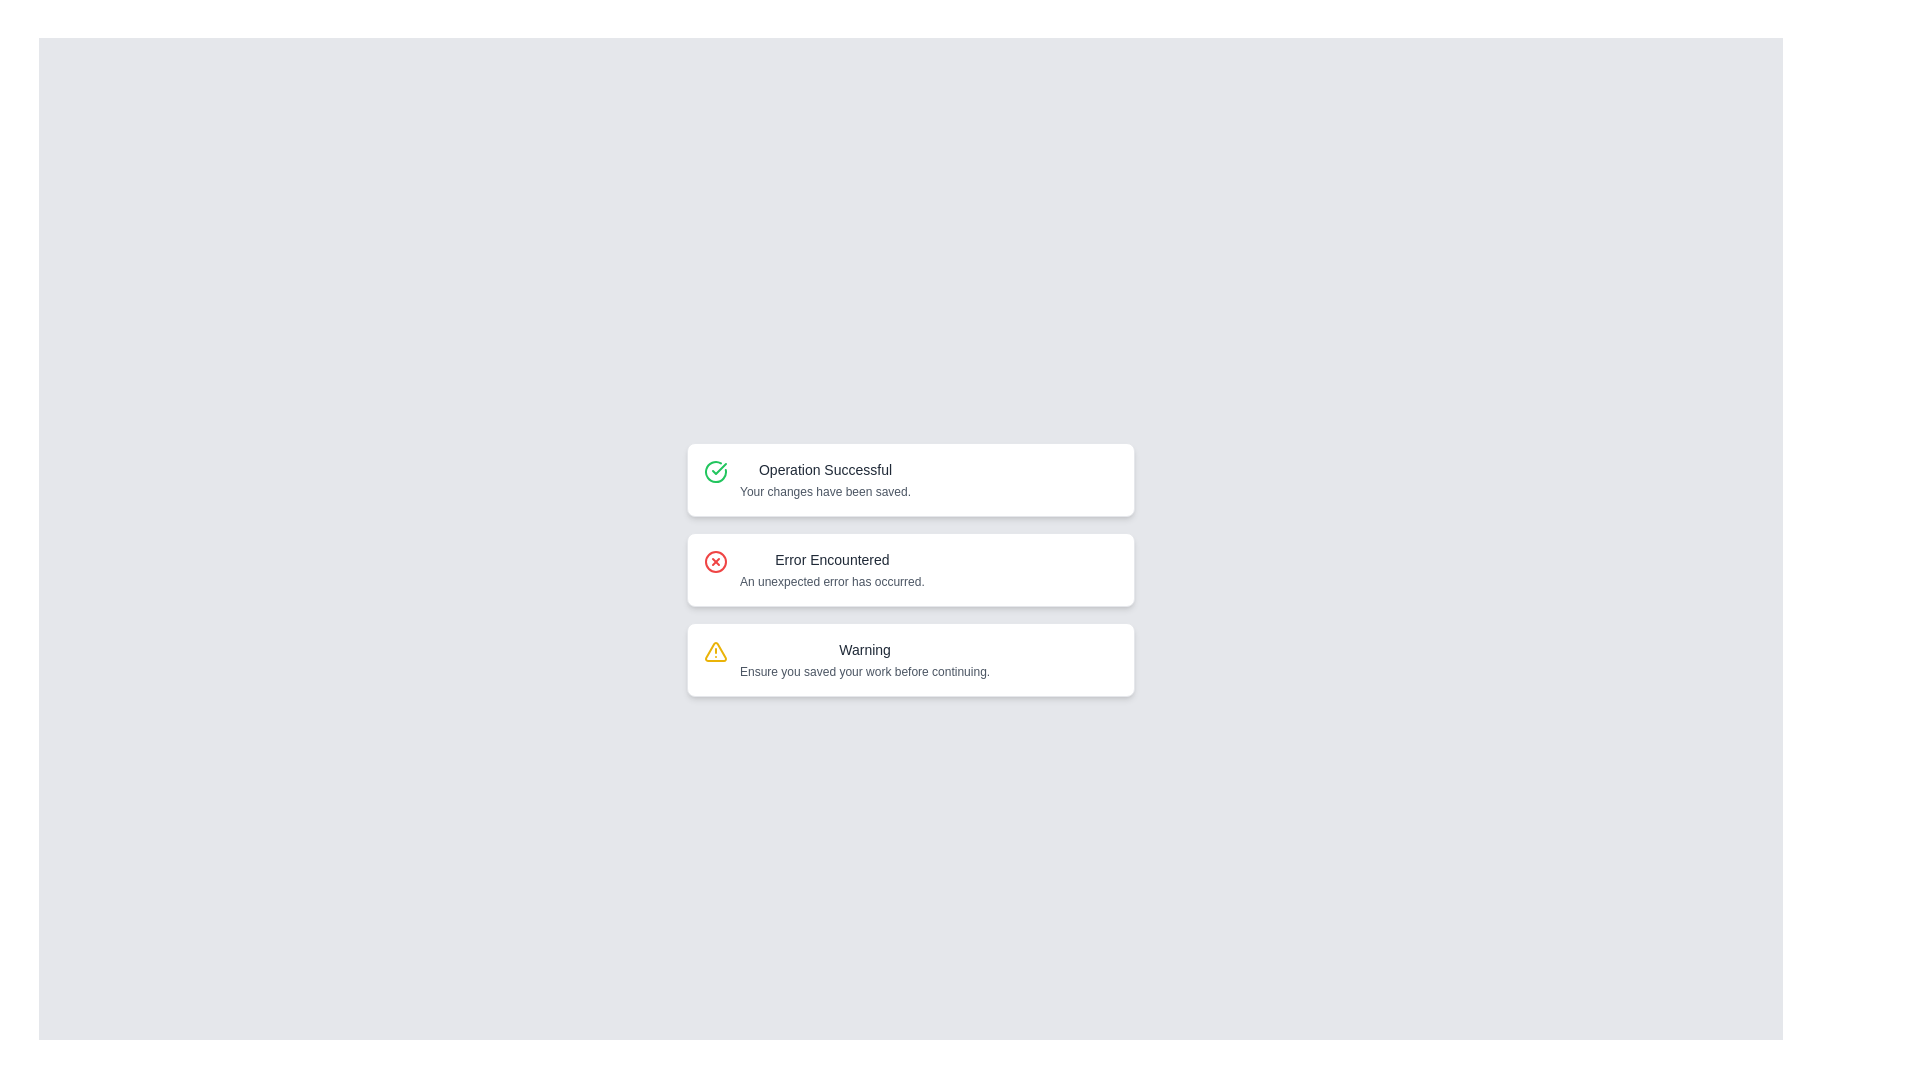 Image resolution: width=1920 pixels, height=1080 pixels. Describe the element at coordinates (825, 492) in the screenshot. I see `text label displaying the message 'Your changes have been saved.' which is styled in a small gray font and located below the 'Operation Successful' text in the notification card` at that location.